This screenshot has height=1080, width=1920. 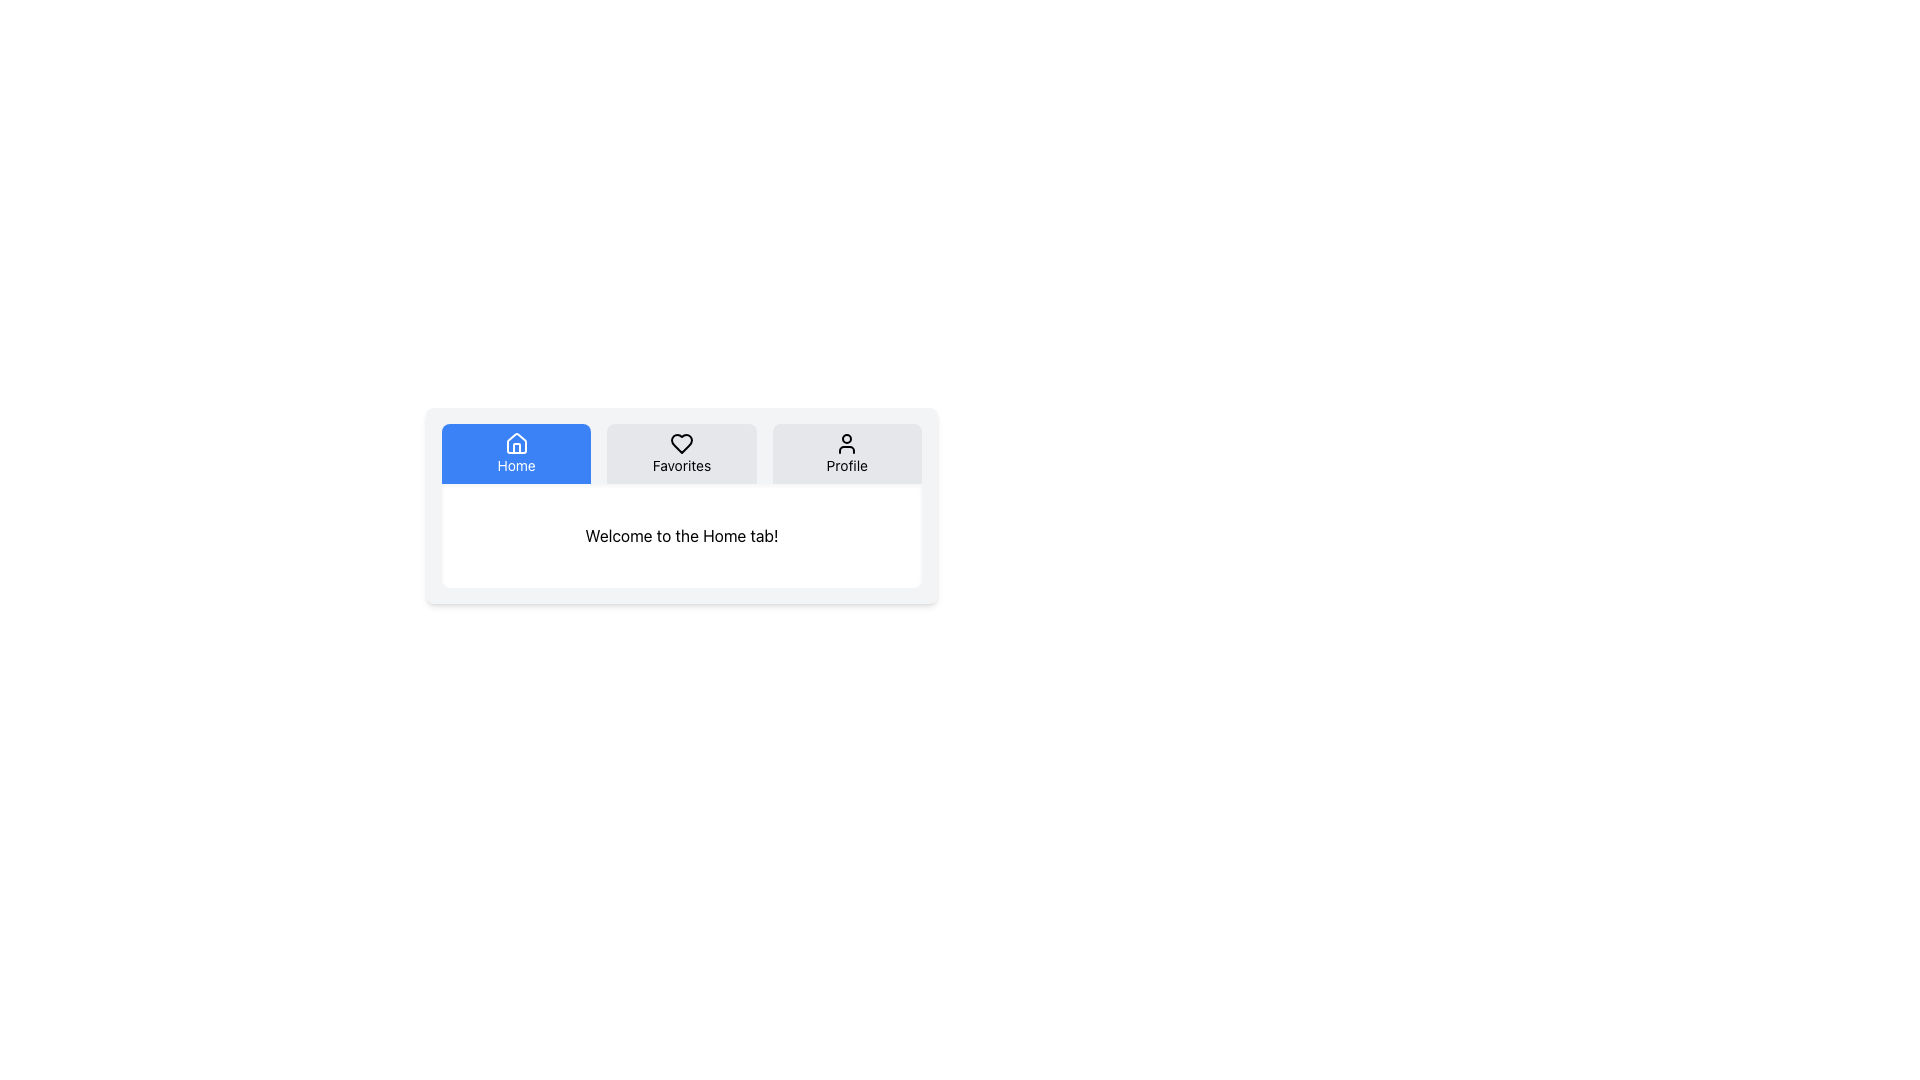 What do you see at coordinates (681, 442) in the screenshot?
I see `the heart icon representing the 'Favorites' section in the navigation bar, located between 'Home' and 'Profile'` at bounding box center [681, 442].